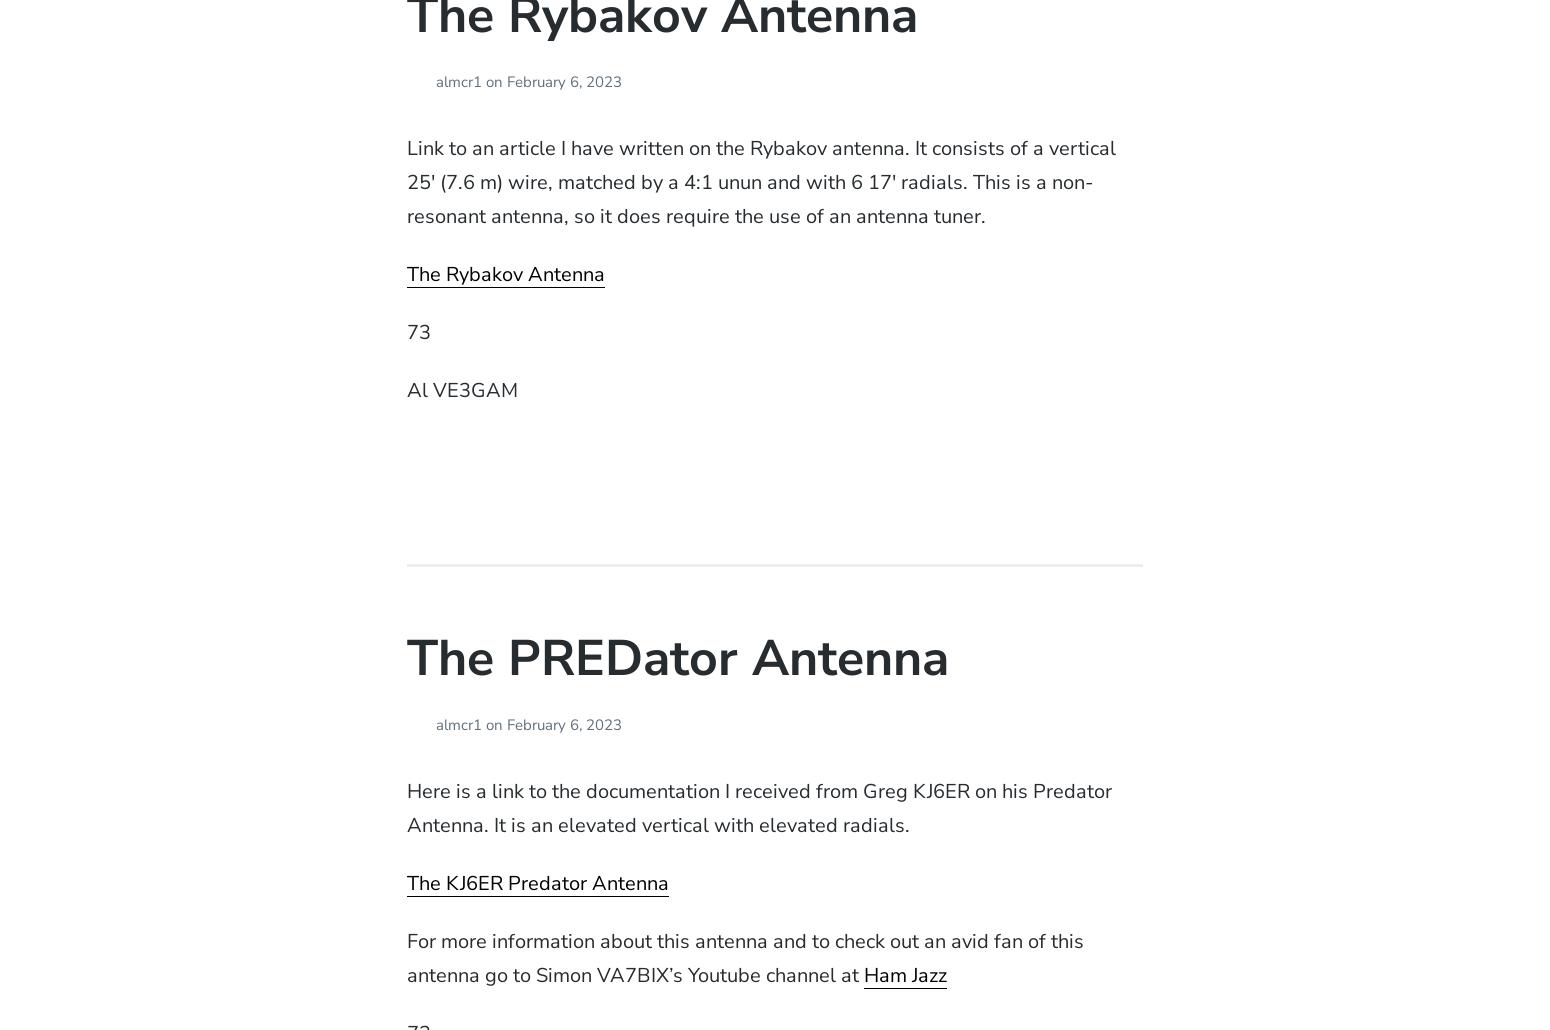 The width and height of the screenshot is (1550, 1030). Describe the element at coordinates (405, 273) in the screenshot. I see `'The Rybakov Antenna'` at that location.